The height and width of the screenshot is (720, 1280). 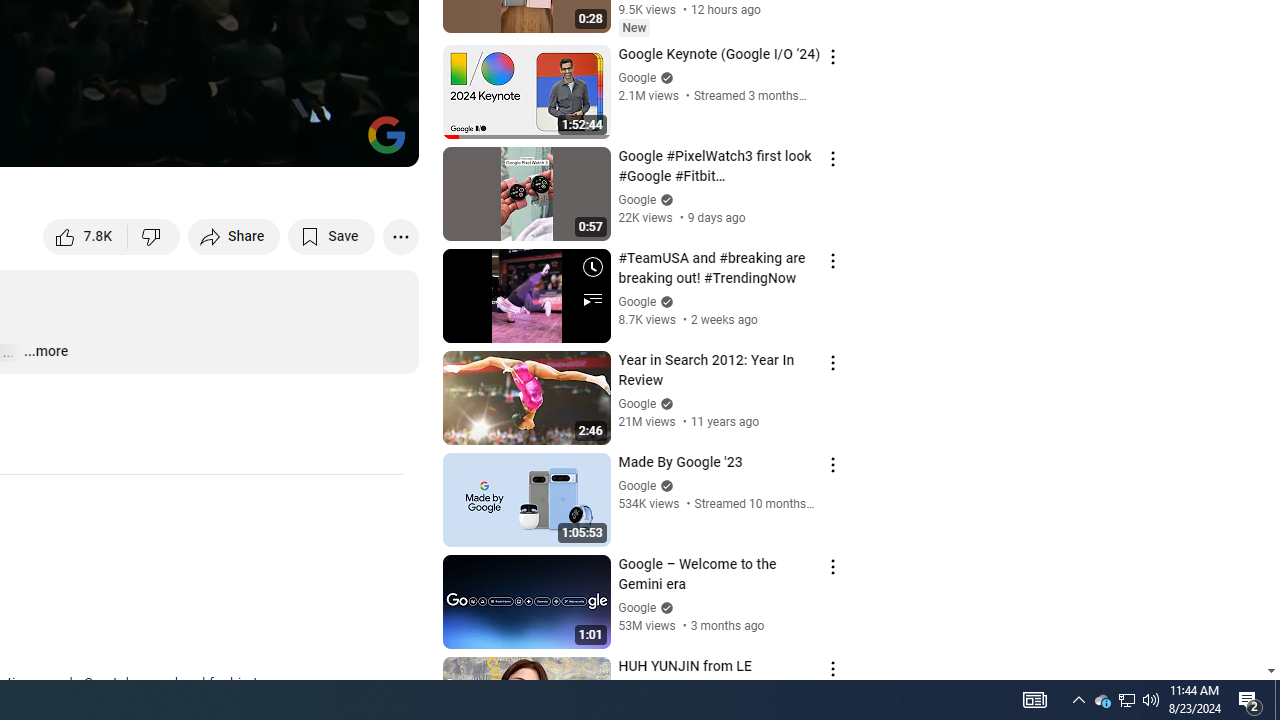 I want to click on 'More actions', so click(x=400, y=235).